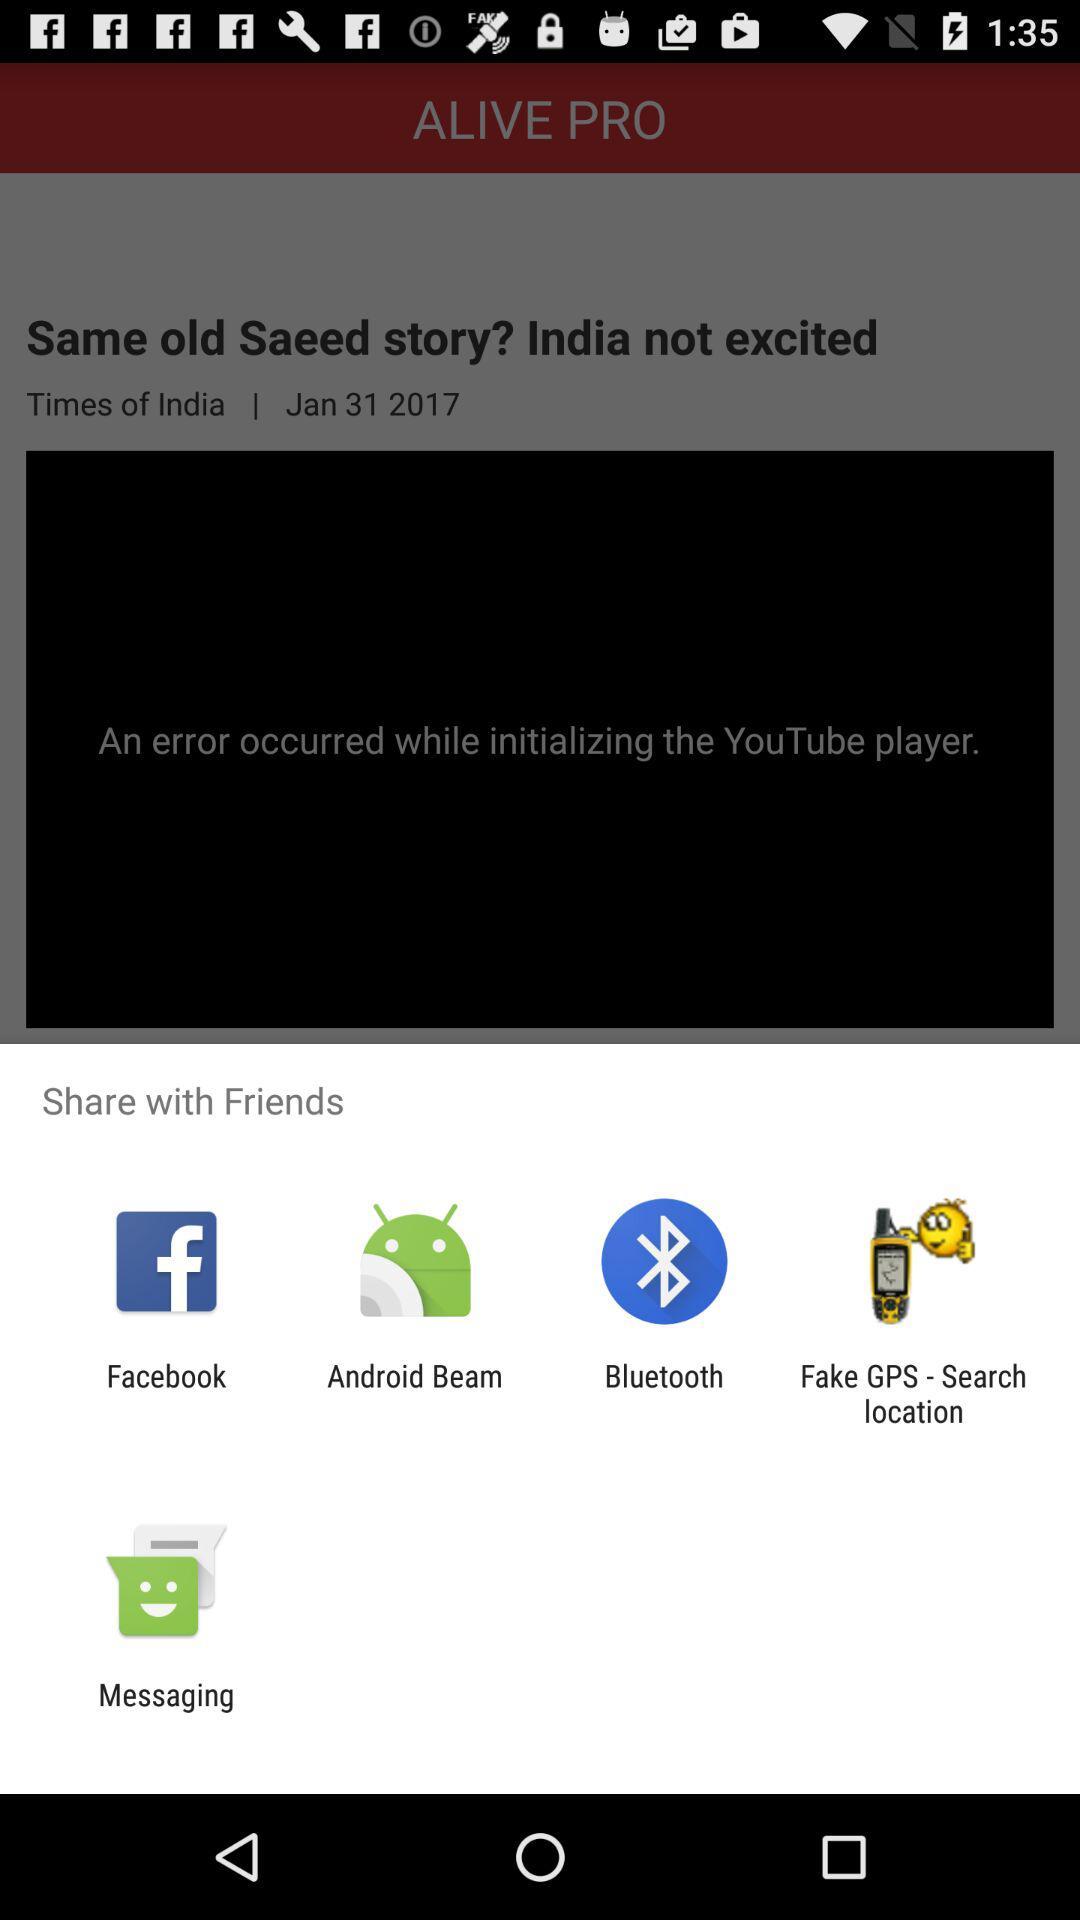 Image resolution: width=1080 pixels, height=1920 pixels. I want to click on the fake gps search item, so click(913, 1392).